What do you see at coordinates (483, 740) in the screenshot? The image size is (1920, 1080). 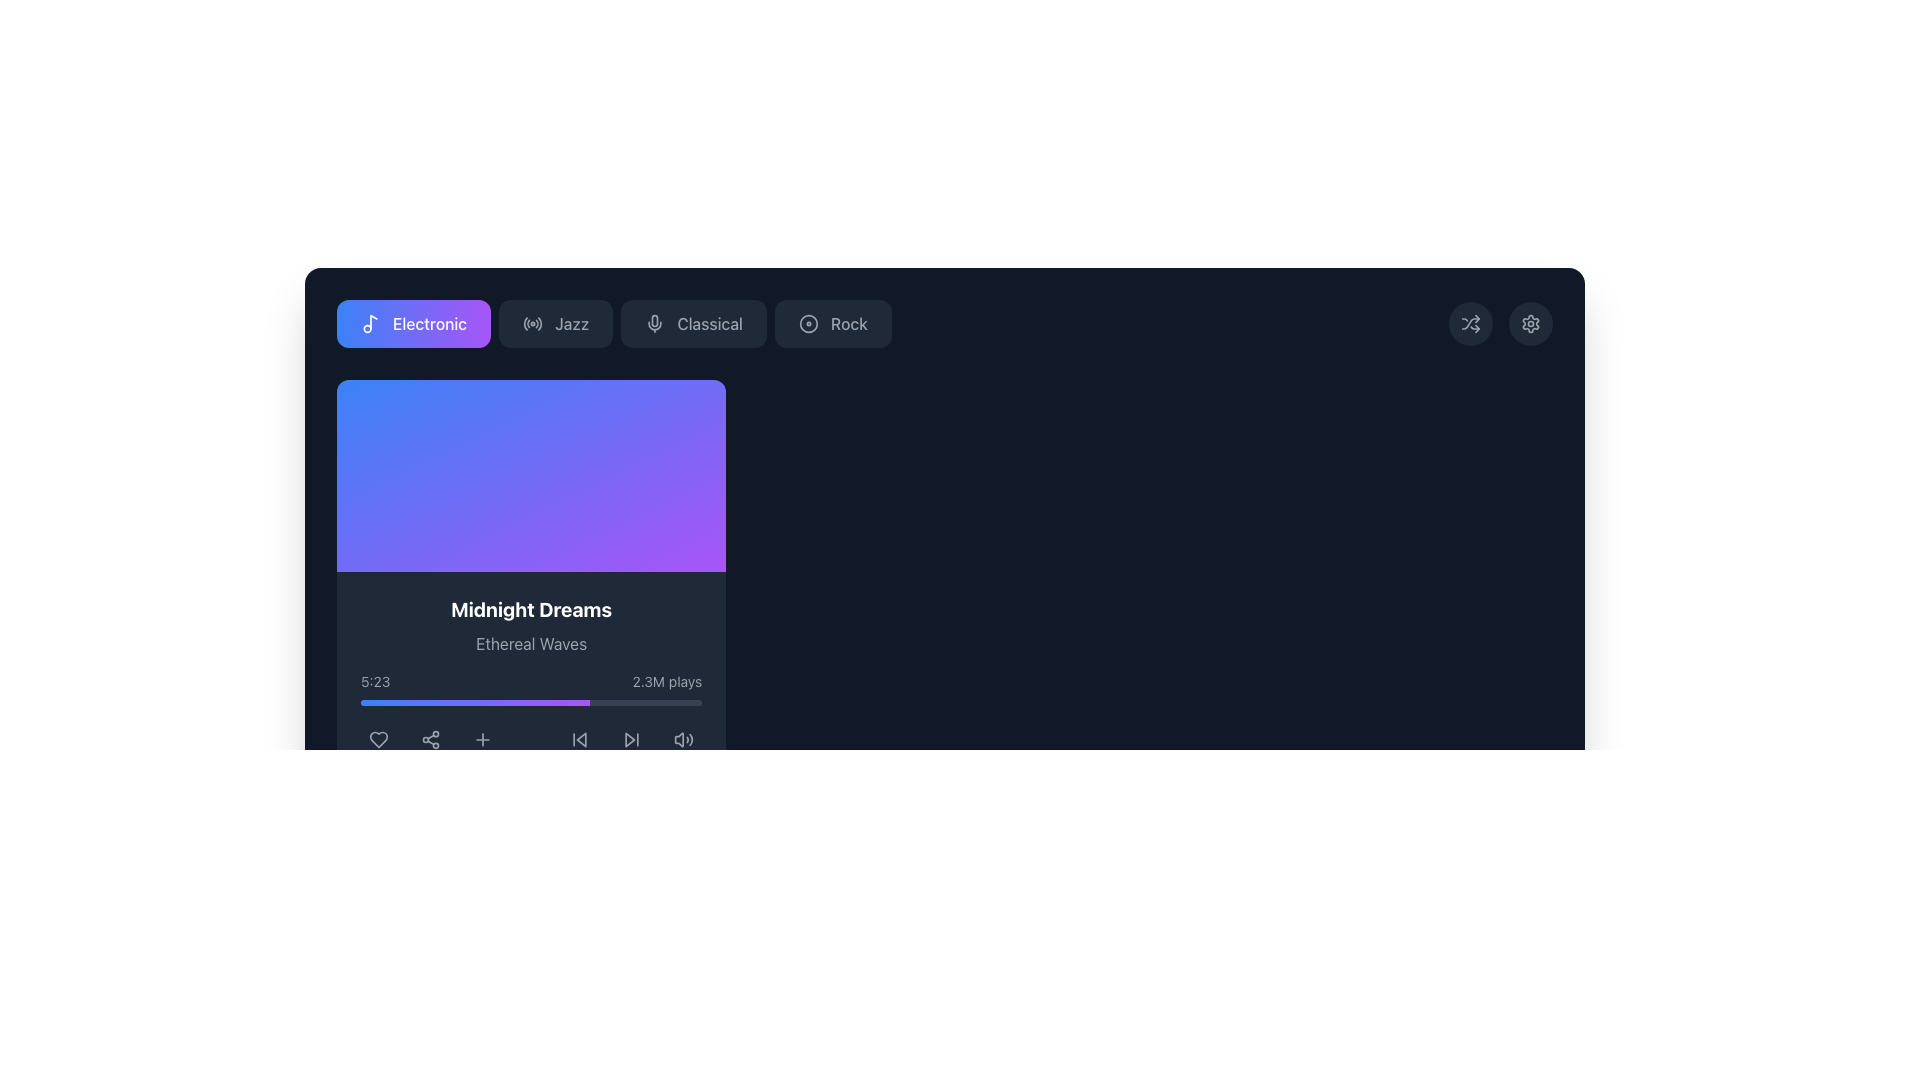 I see `the third circular button with a '+' icon, located below the music album description section` at bounding box center [483, 740].